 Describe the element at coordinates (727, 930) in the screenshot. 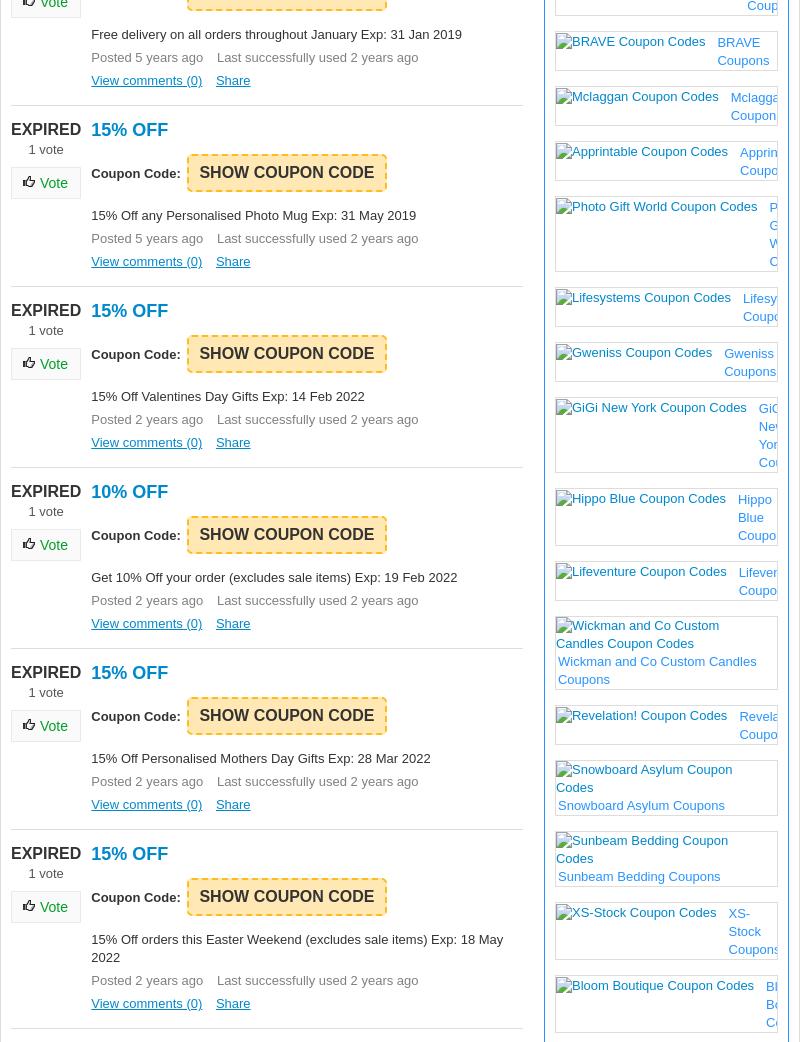

I see `'XS-Stock Coupons'` at that location.